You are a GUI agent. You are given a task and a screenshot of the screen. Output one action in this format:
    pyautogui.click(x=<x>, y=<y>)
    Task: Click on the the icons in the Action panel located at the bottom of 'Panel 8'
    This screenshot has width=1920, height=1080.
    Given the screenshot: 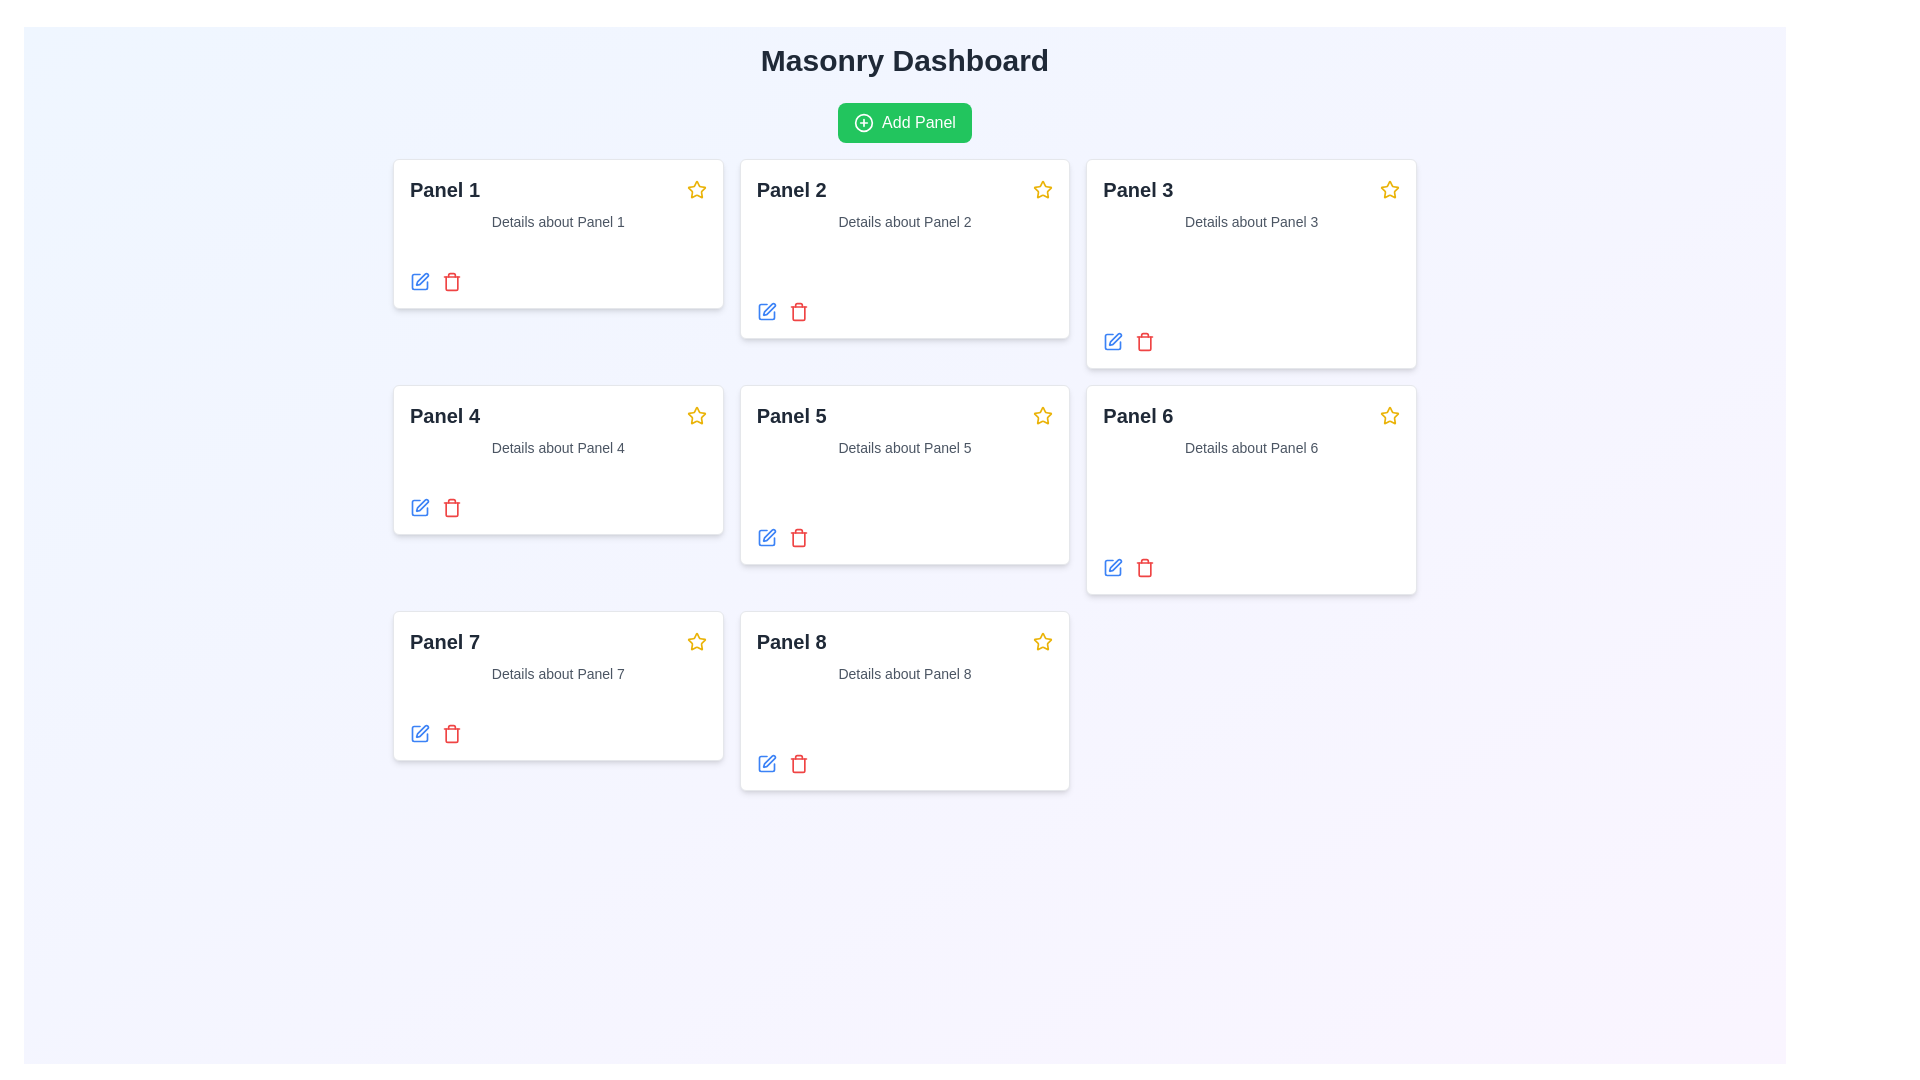 What is the action you would take?
    pyautogui.click(x=903, y=763)
    